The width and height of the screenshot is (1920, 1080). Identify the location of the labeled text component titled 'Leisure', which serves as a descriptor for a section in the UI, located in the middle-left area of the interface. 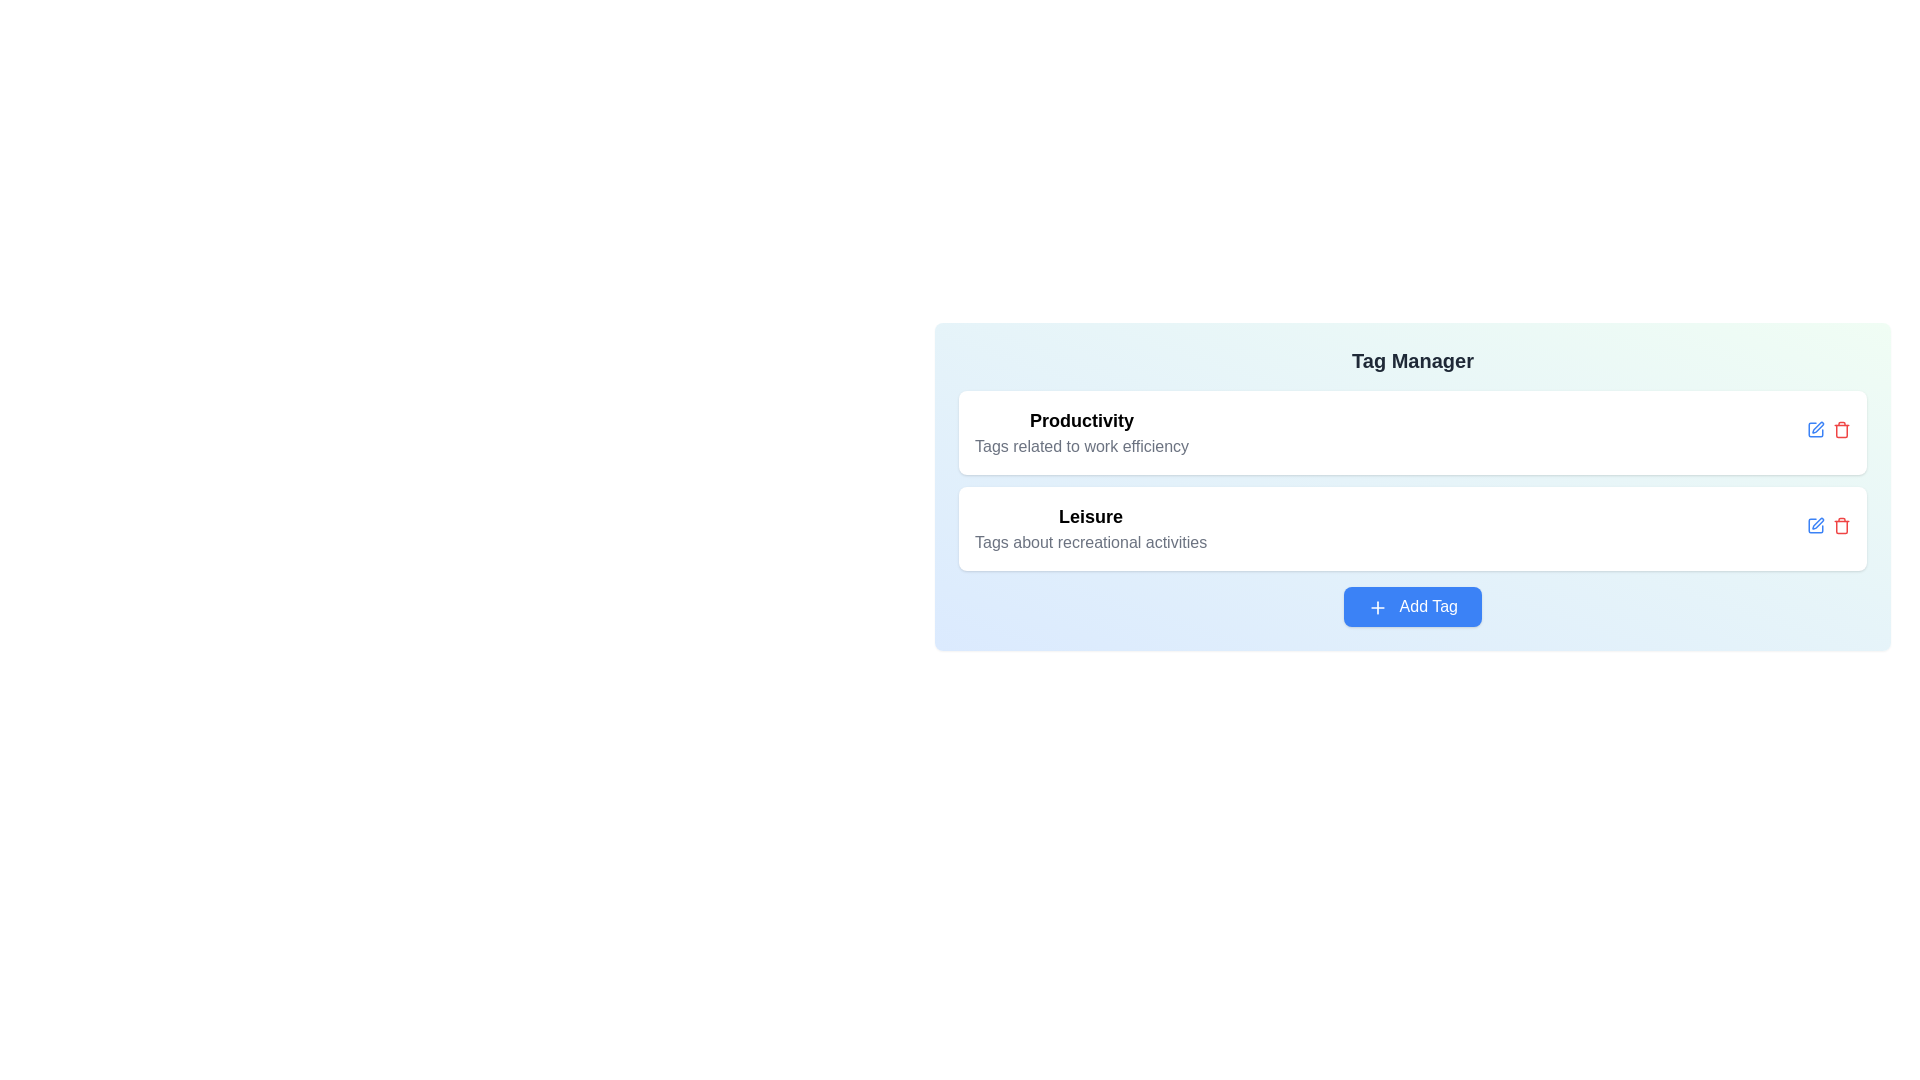
(1090, 527).